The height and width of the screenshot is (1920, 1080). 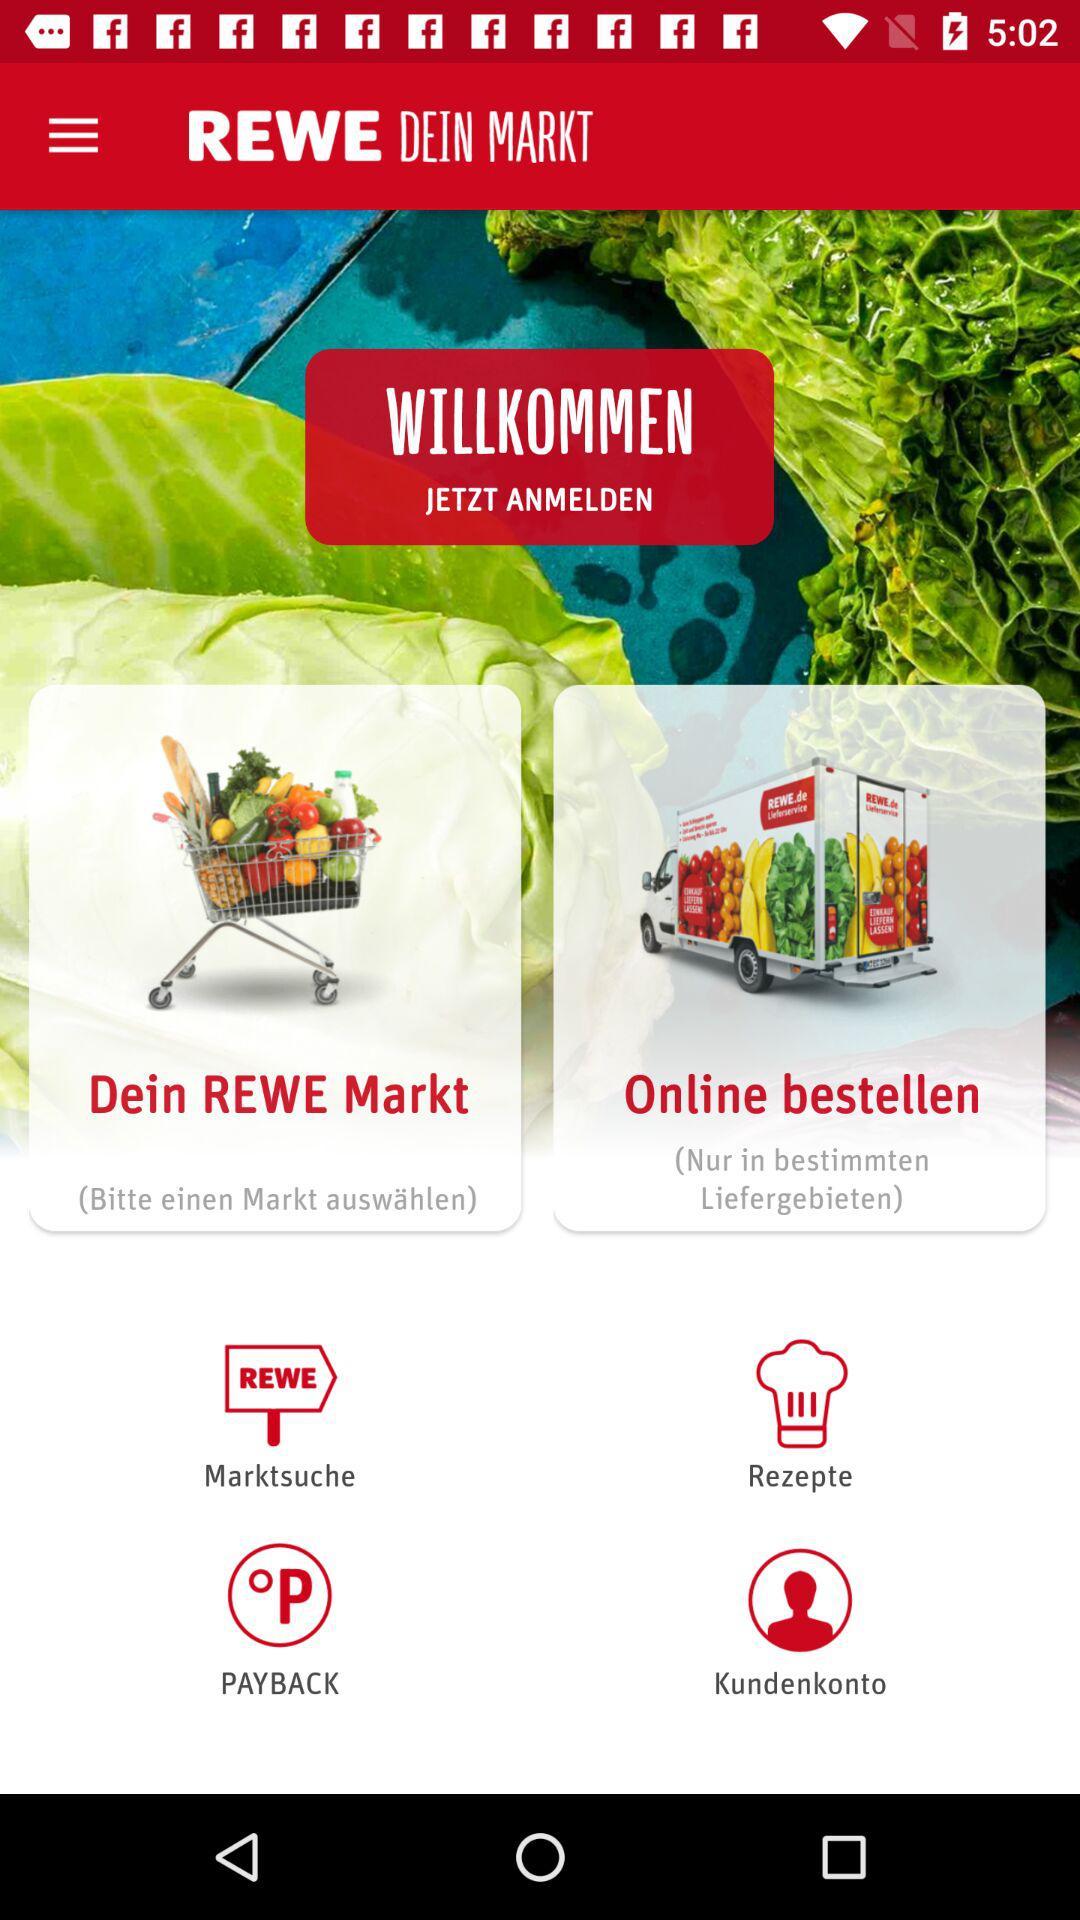 What do you see at coordinates (799, 1620) in the screenshot?
I see `icon to the right of the marktsuche item` at bounding box center [799, 1620].